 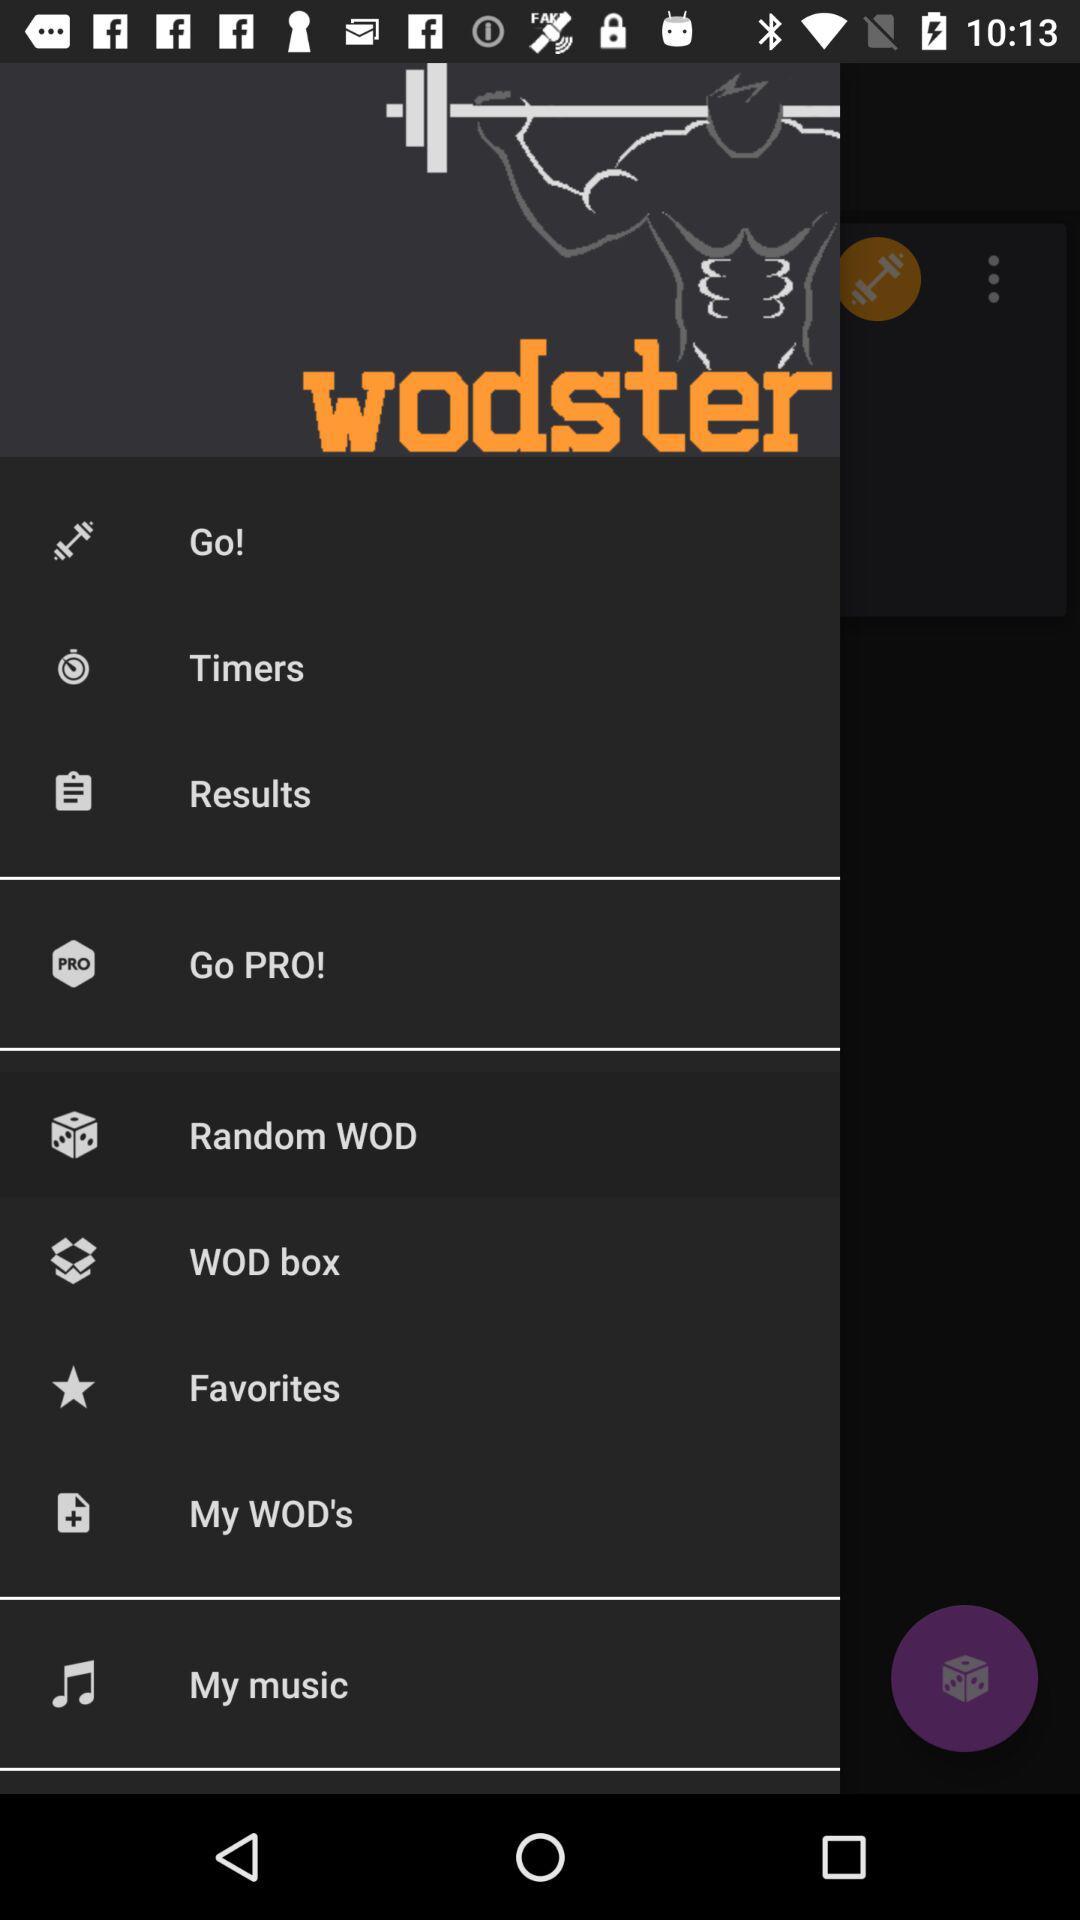 What do you see at coordinates (994, 278) in the screenshot?
I see `the icon which is beside dumble pic` at bounding box center [994, 278].